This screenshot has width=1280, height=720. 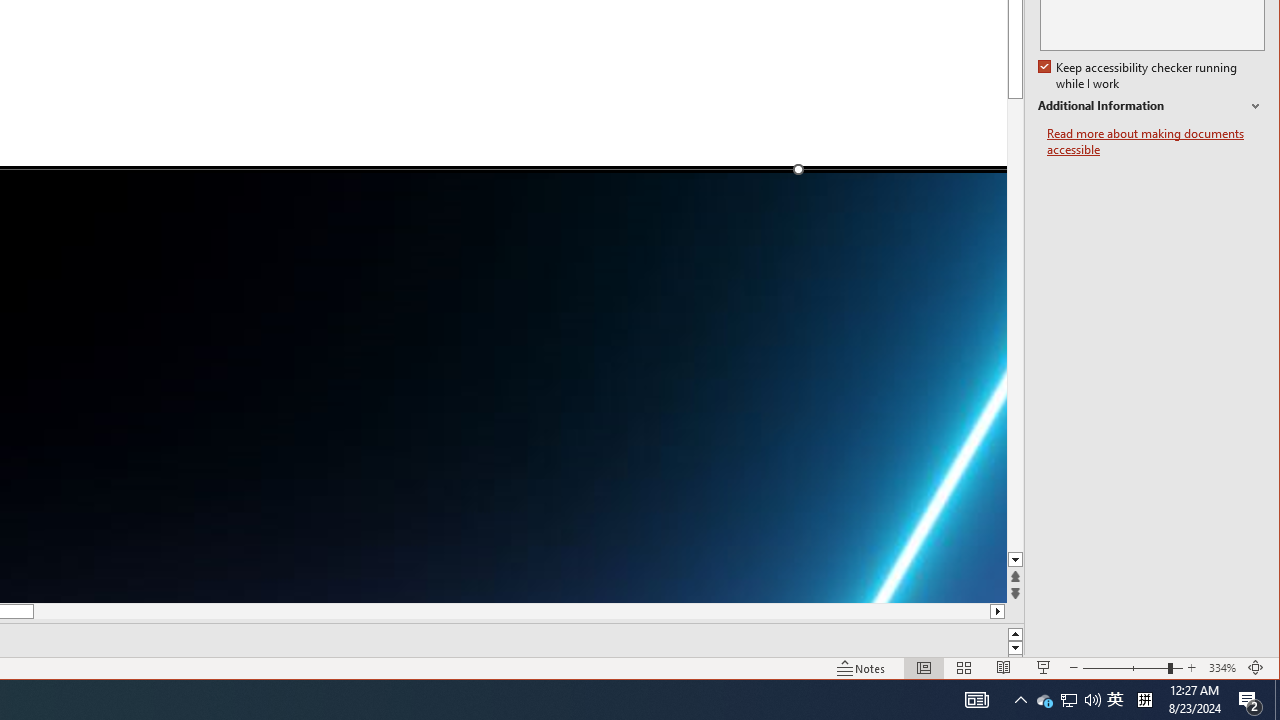 What do you see at coordinates (1004, 668) in the screenshot?
I see `'Slide Sorter'` at bounding box center [1004, 668].